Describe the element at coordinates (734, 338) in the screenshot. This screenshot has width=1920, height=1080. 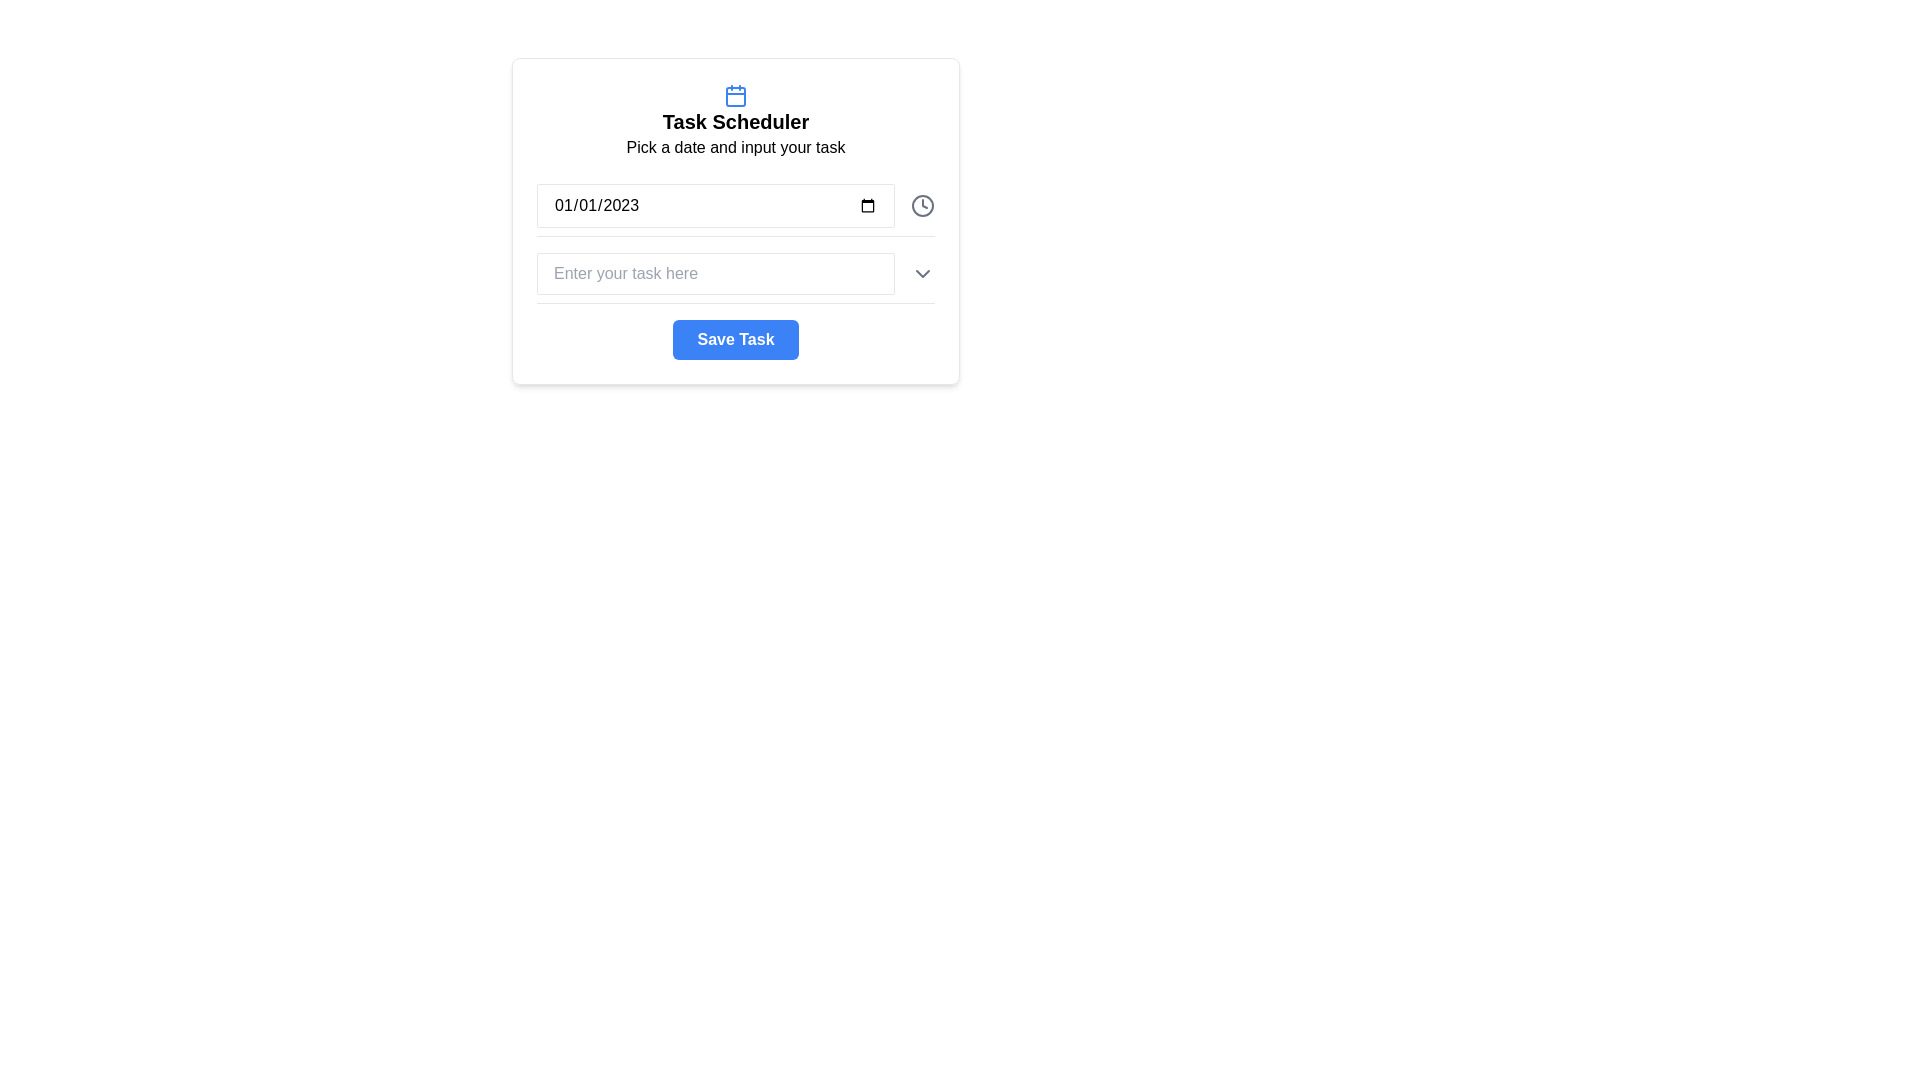
I see `the blue 'Save Task' button located at the bottom of the 'Task Scheduler' card` at that location.